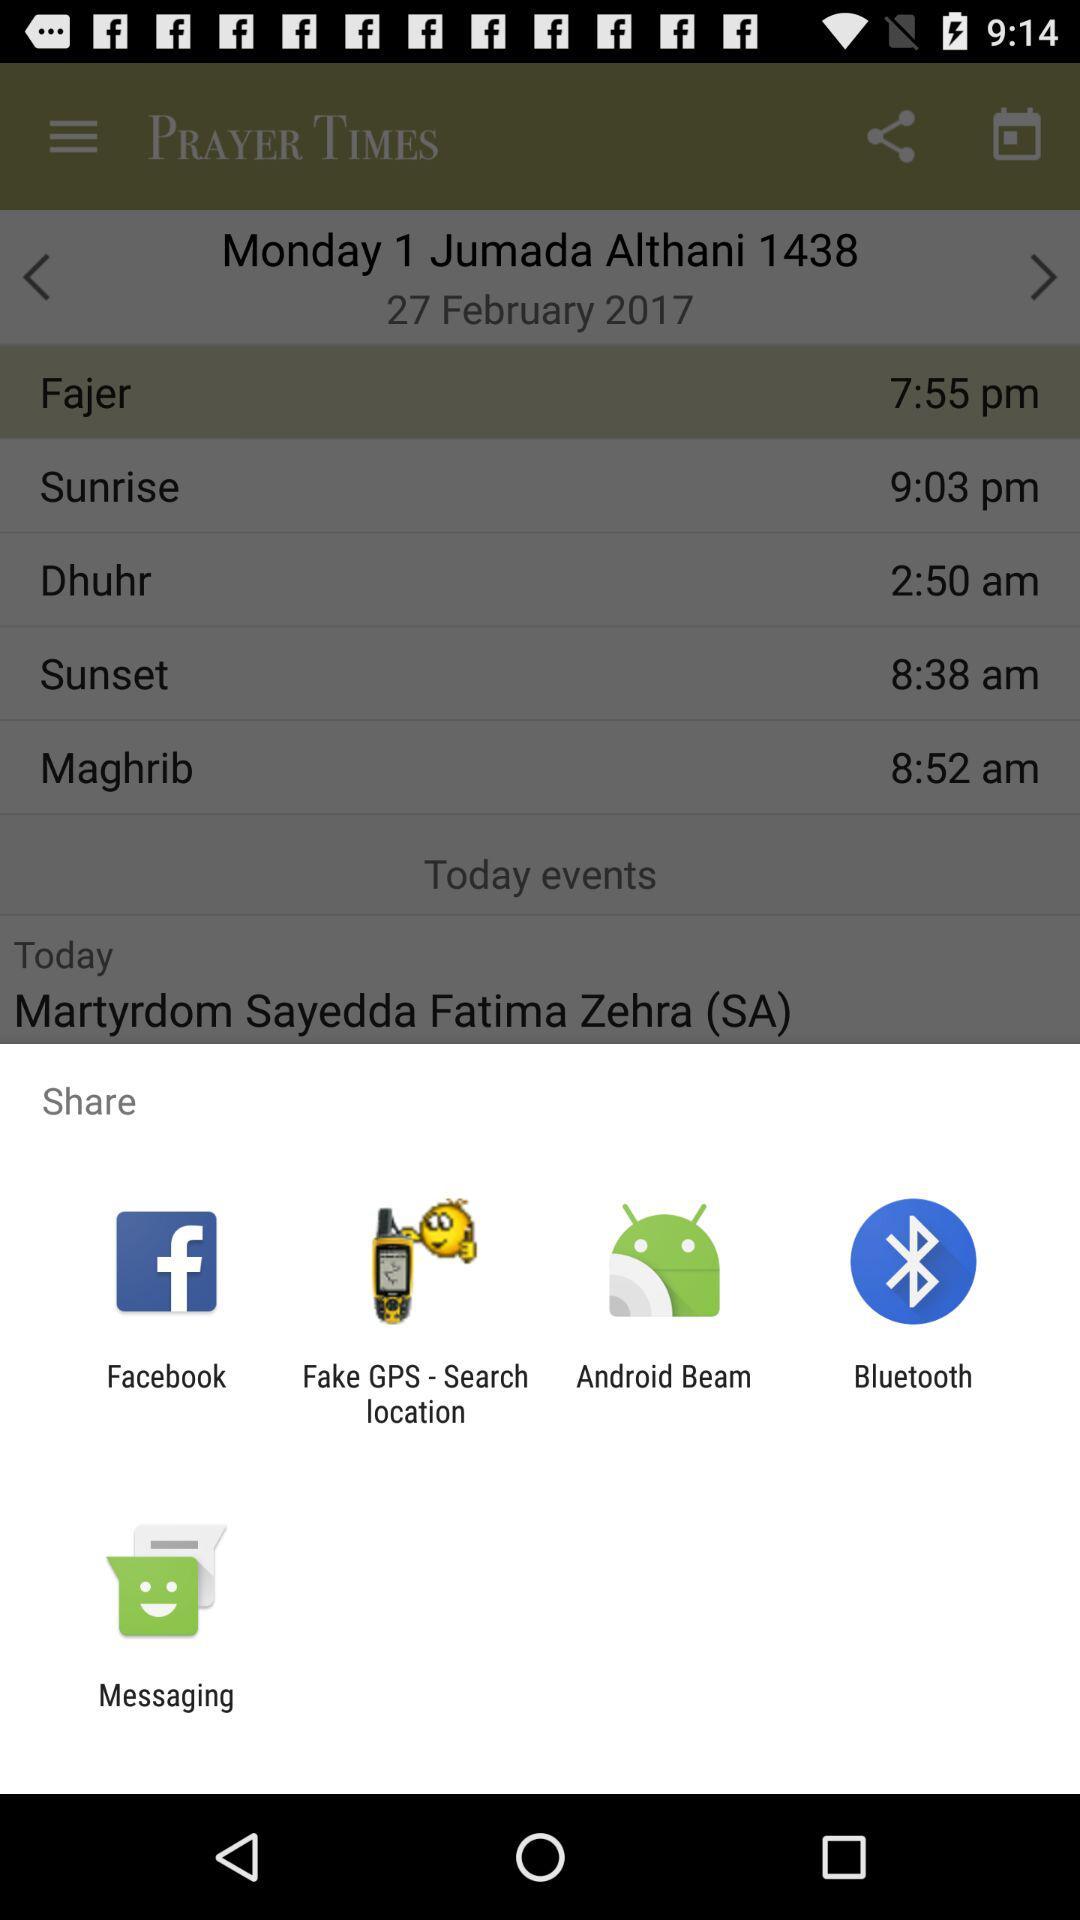  I want to click on the messaging, so click(165, 1711).